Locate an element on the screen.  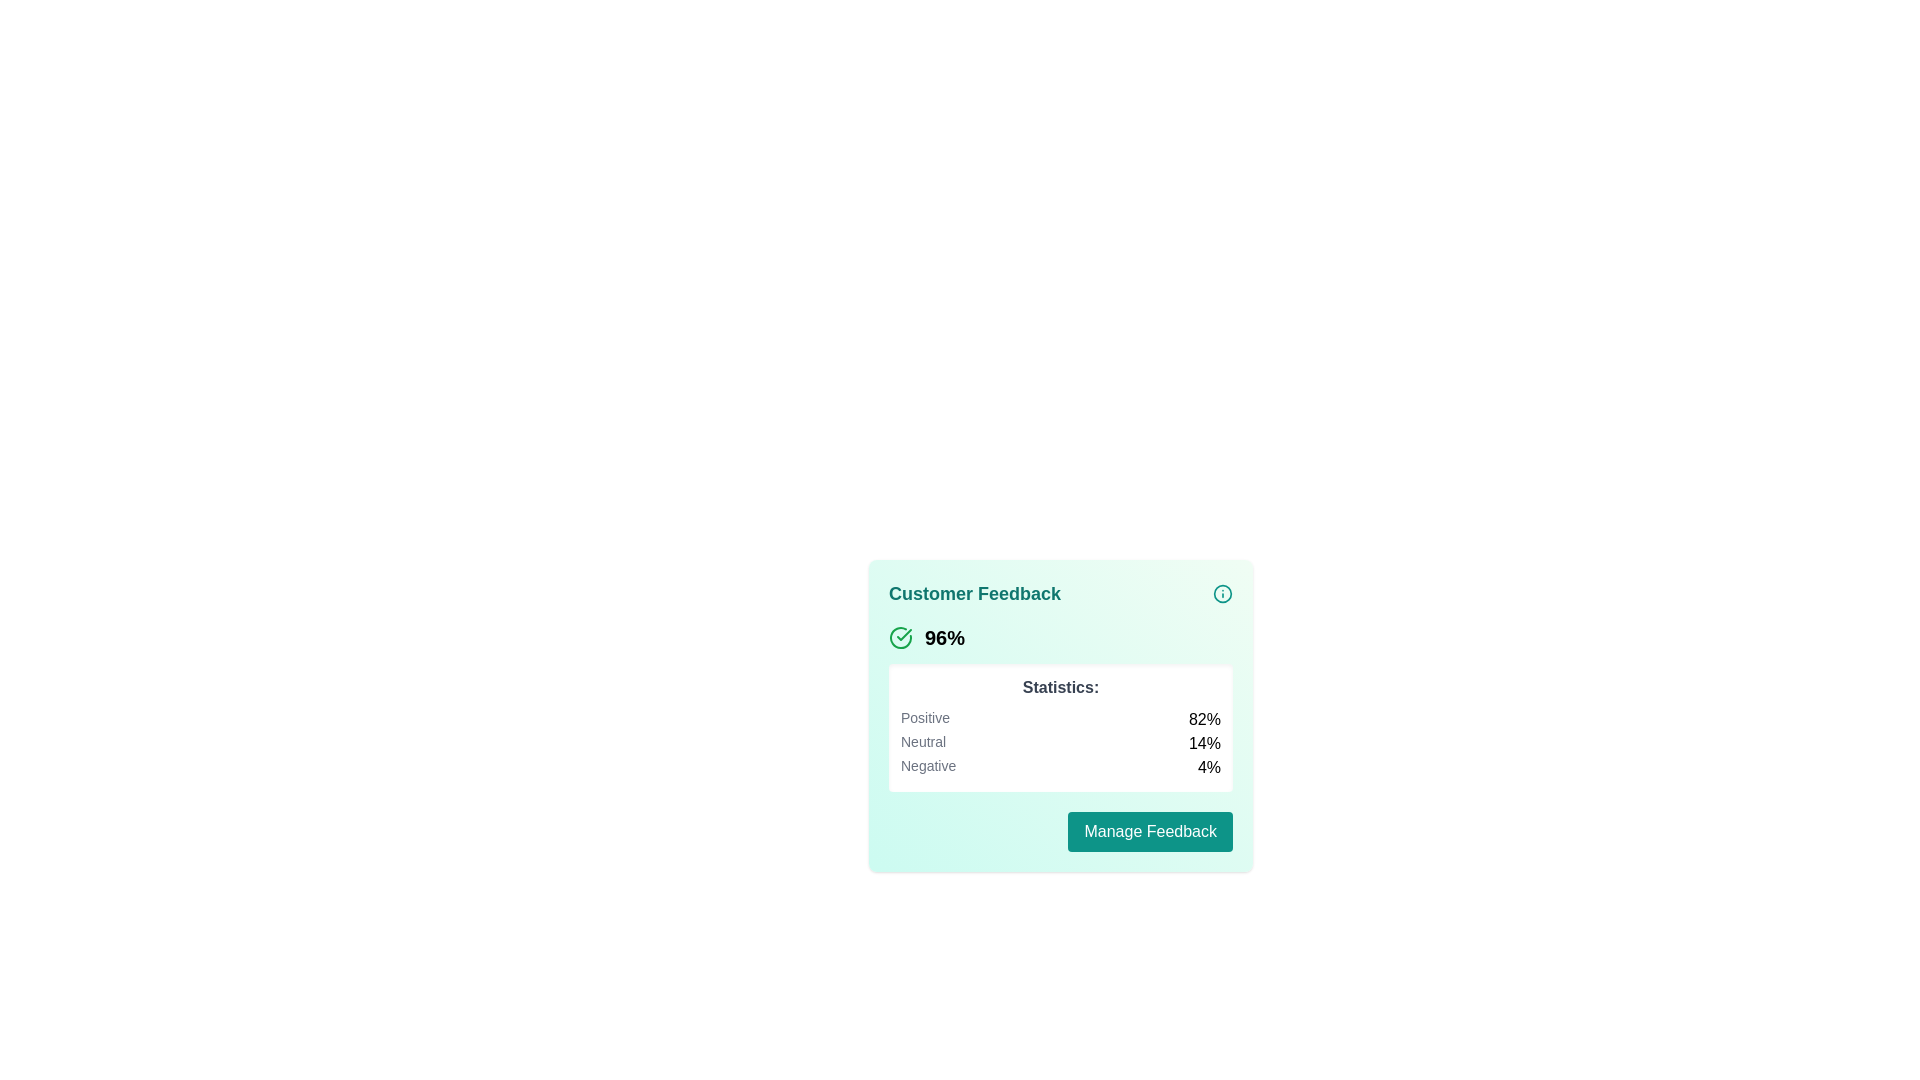
the text label displaying 'Positive' with gray font color, located under 'Statistics' in the feedback summary card is located at coordinates (924, 720).